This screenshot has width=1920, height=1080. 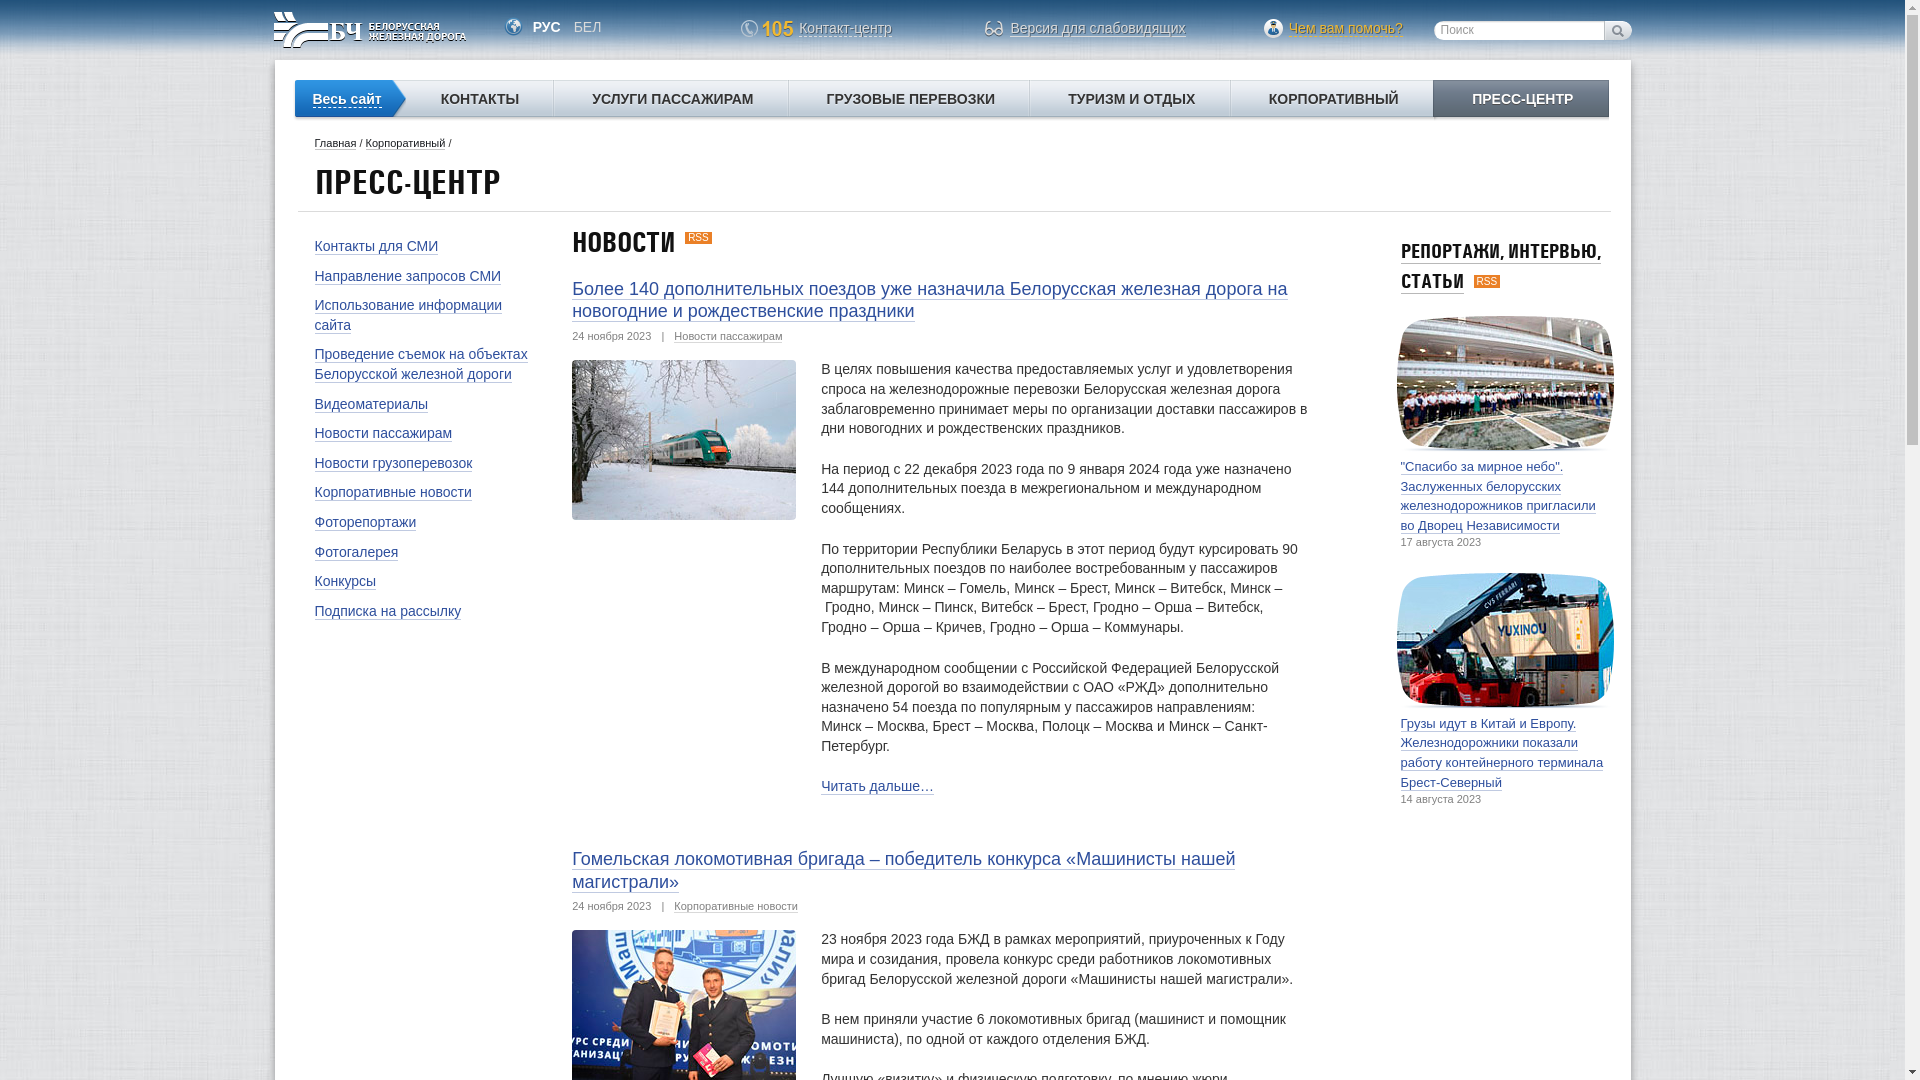 I want to click on 'RSS', so click(x=698, y=236).